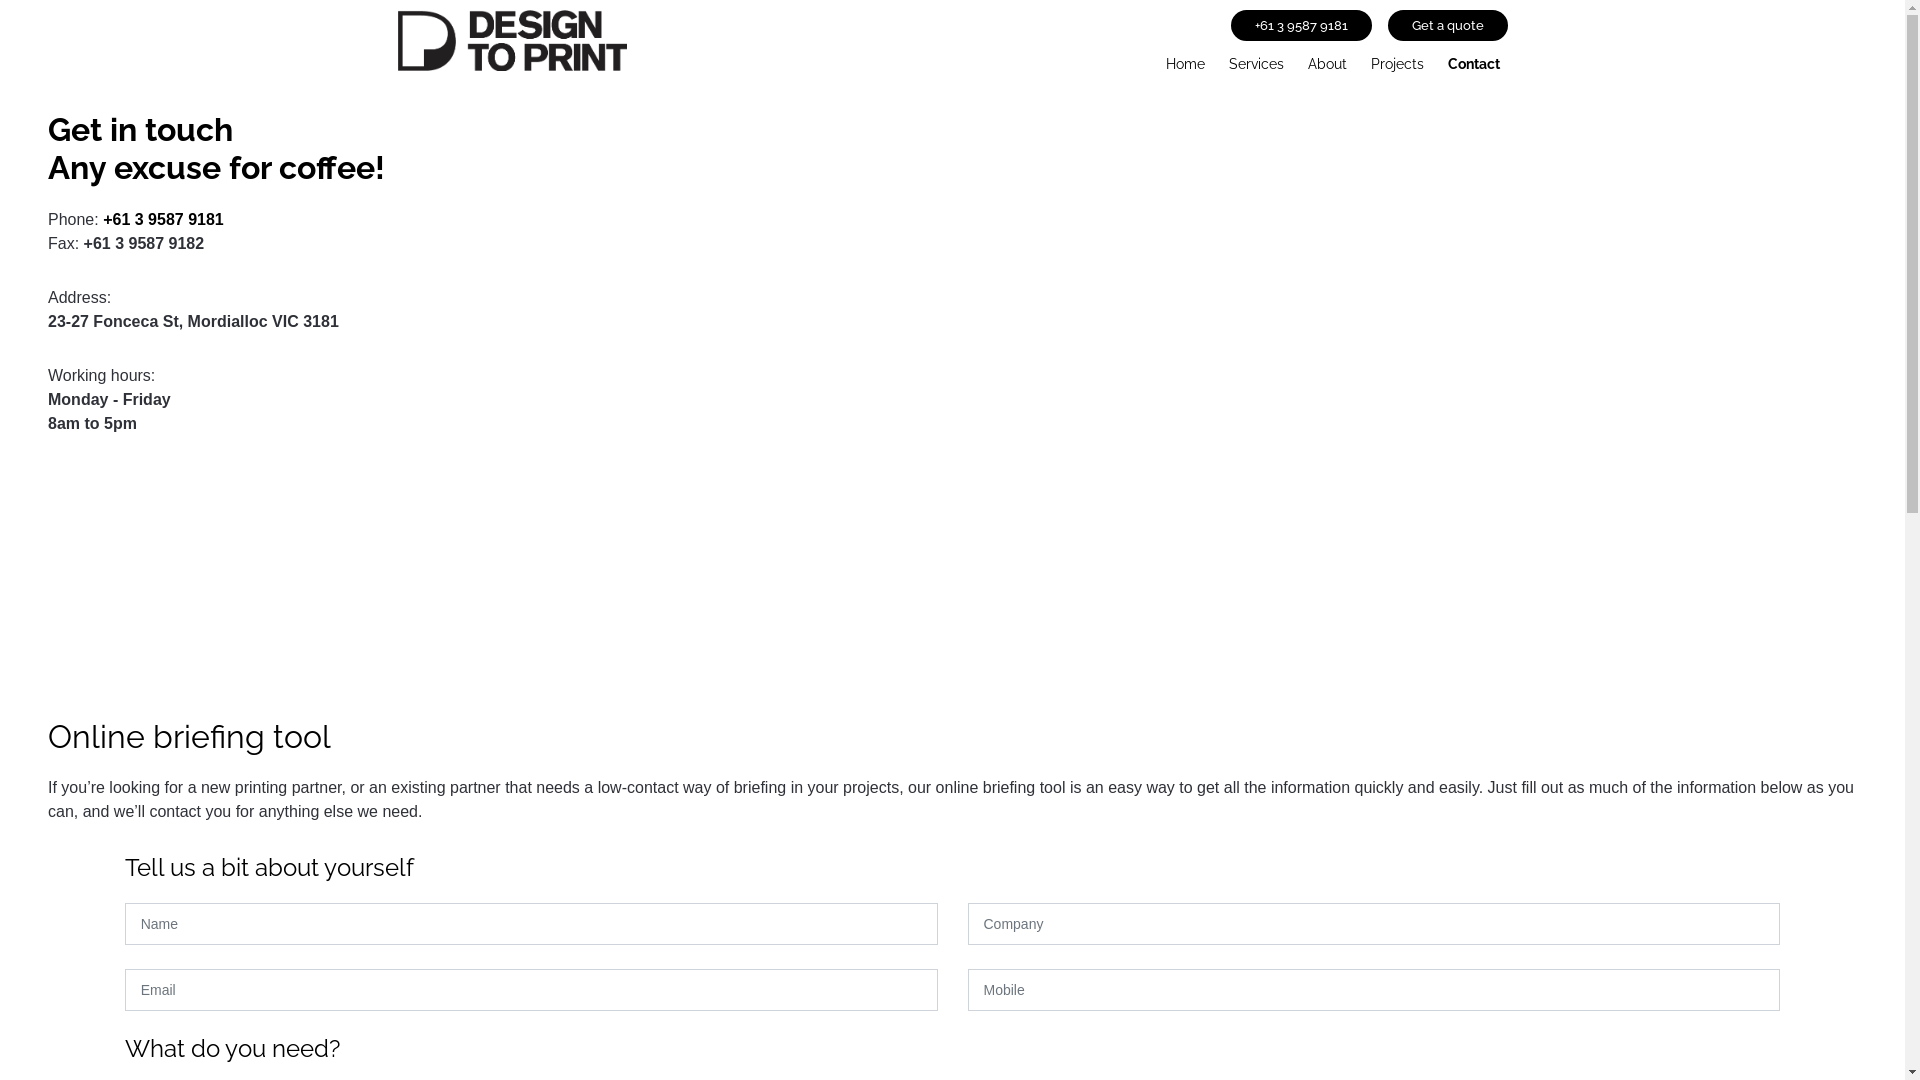  I want to click on 'About', so click(1327, 59).